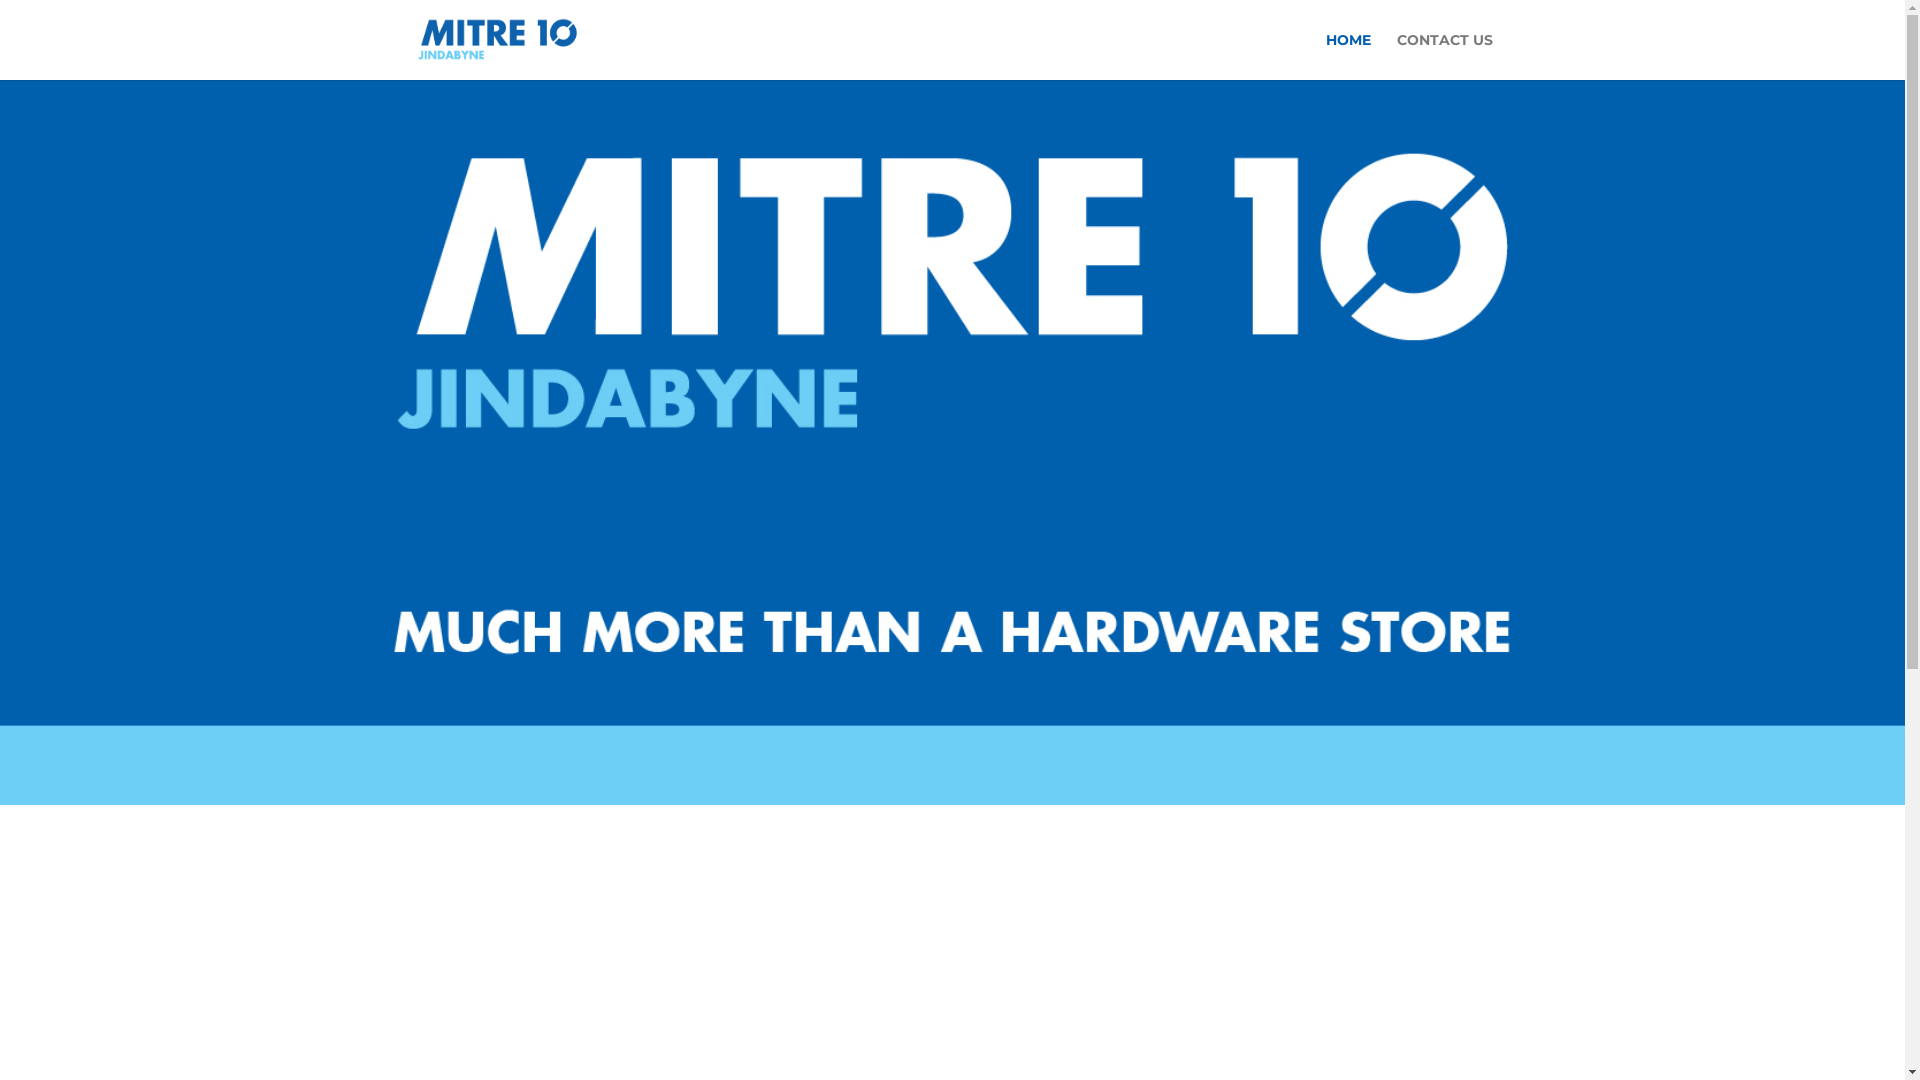 This screenshot has width=1920, height=1080. Describe the element at coordinates (1444, 55) in the screenshot. I see `'CONTACT US'` at that location.